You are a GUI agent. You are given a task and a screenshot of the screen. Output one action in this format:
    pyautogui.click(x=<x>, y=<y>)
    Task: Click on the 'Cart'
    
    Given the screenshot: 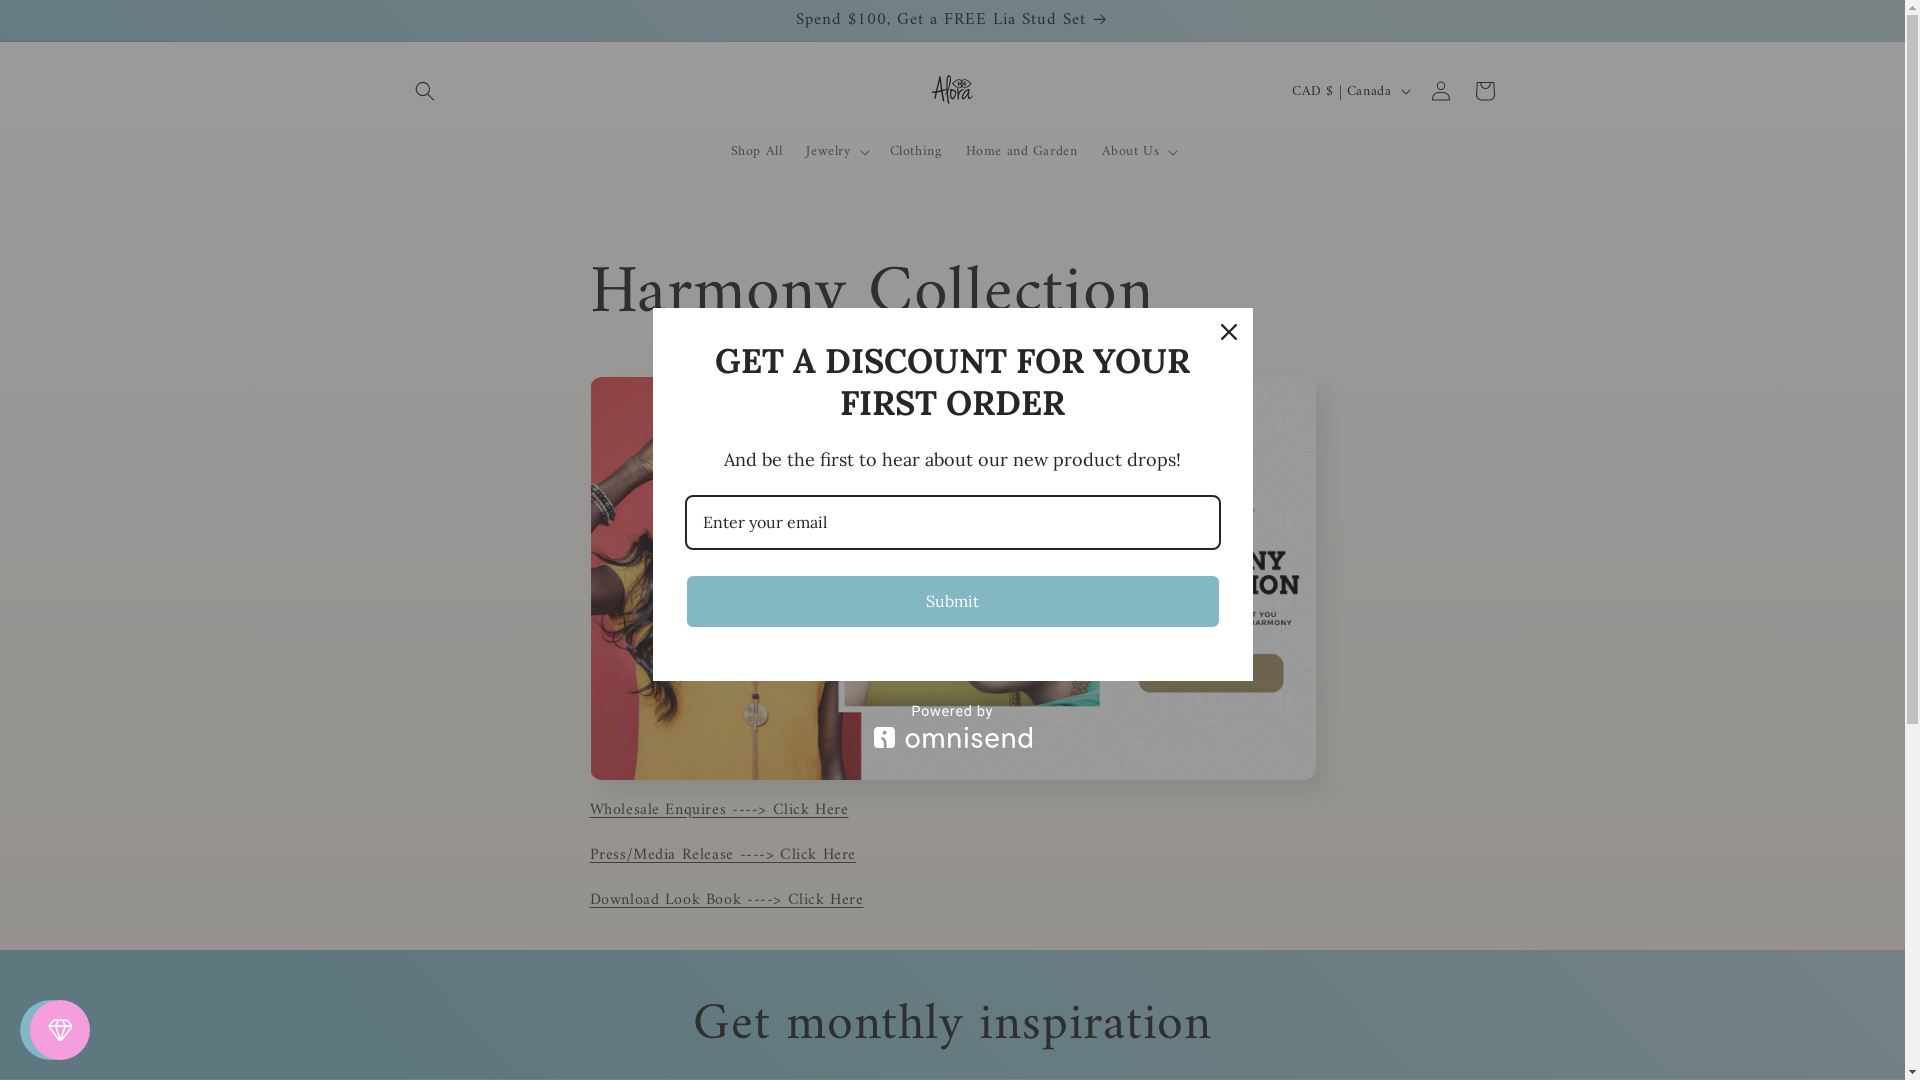 What is the action you would take?
    pyautogui.click(x=1483, y=91)
    